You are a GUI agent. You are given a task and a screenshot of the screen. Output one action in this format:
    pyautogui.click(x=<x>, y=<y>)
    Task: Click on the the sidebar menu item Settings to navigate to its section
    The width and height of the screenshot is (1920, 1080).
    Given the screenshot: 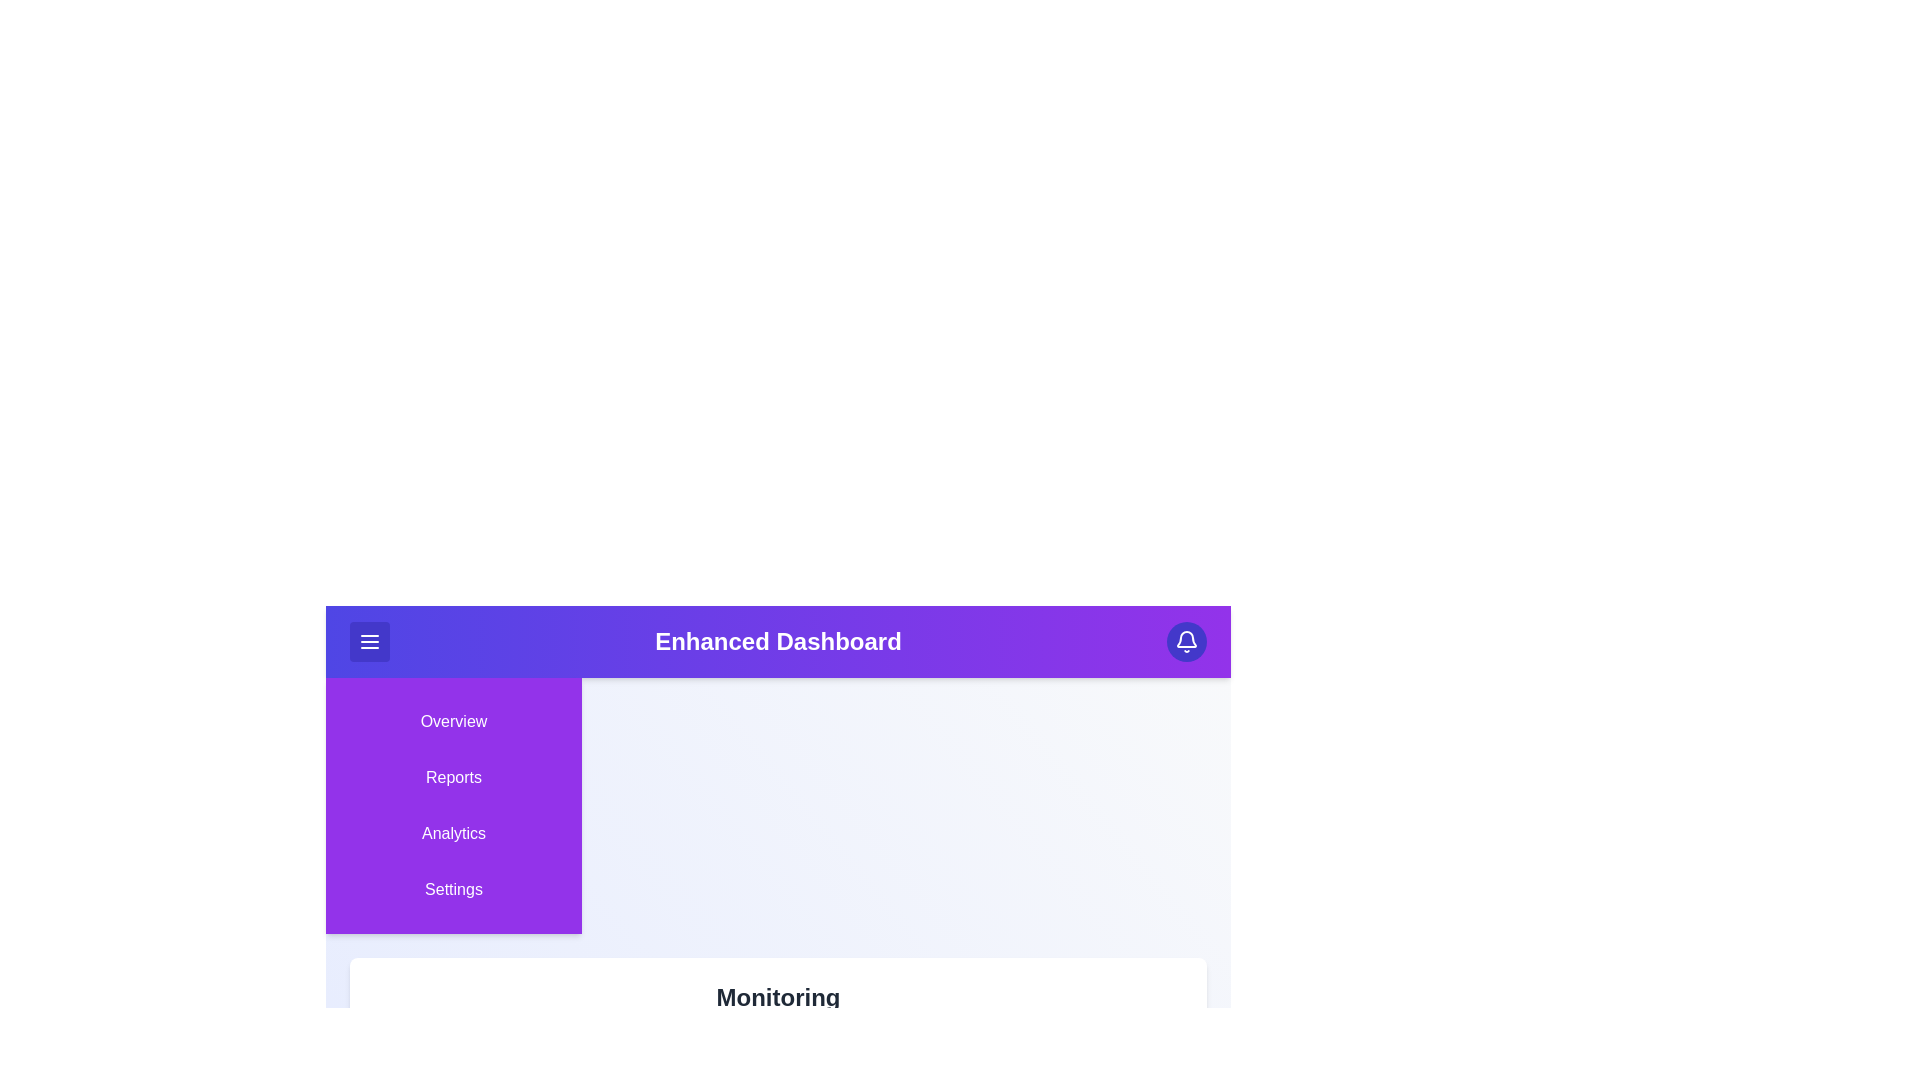 What is the action you would take?
    pyautogui.click(x=453, y=889)
    